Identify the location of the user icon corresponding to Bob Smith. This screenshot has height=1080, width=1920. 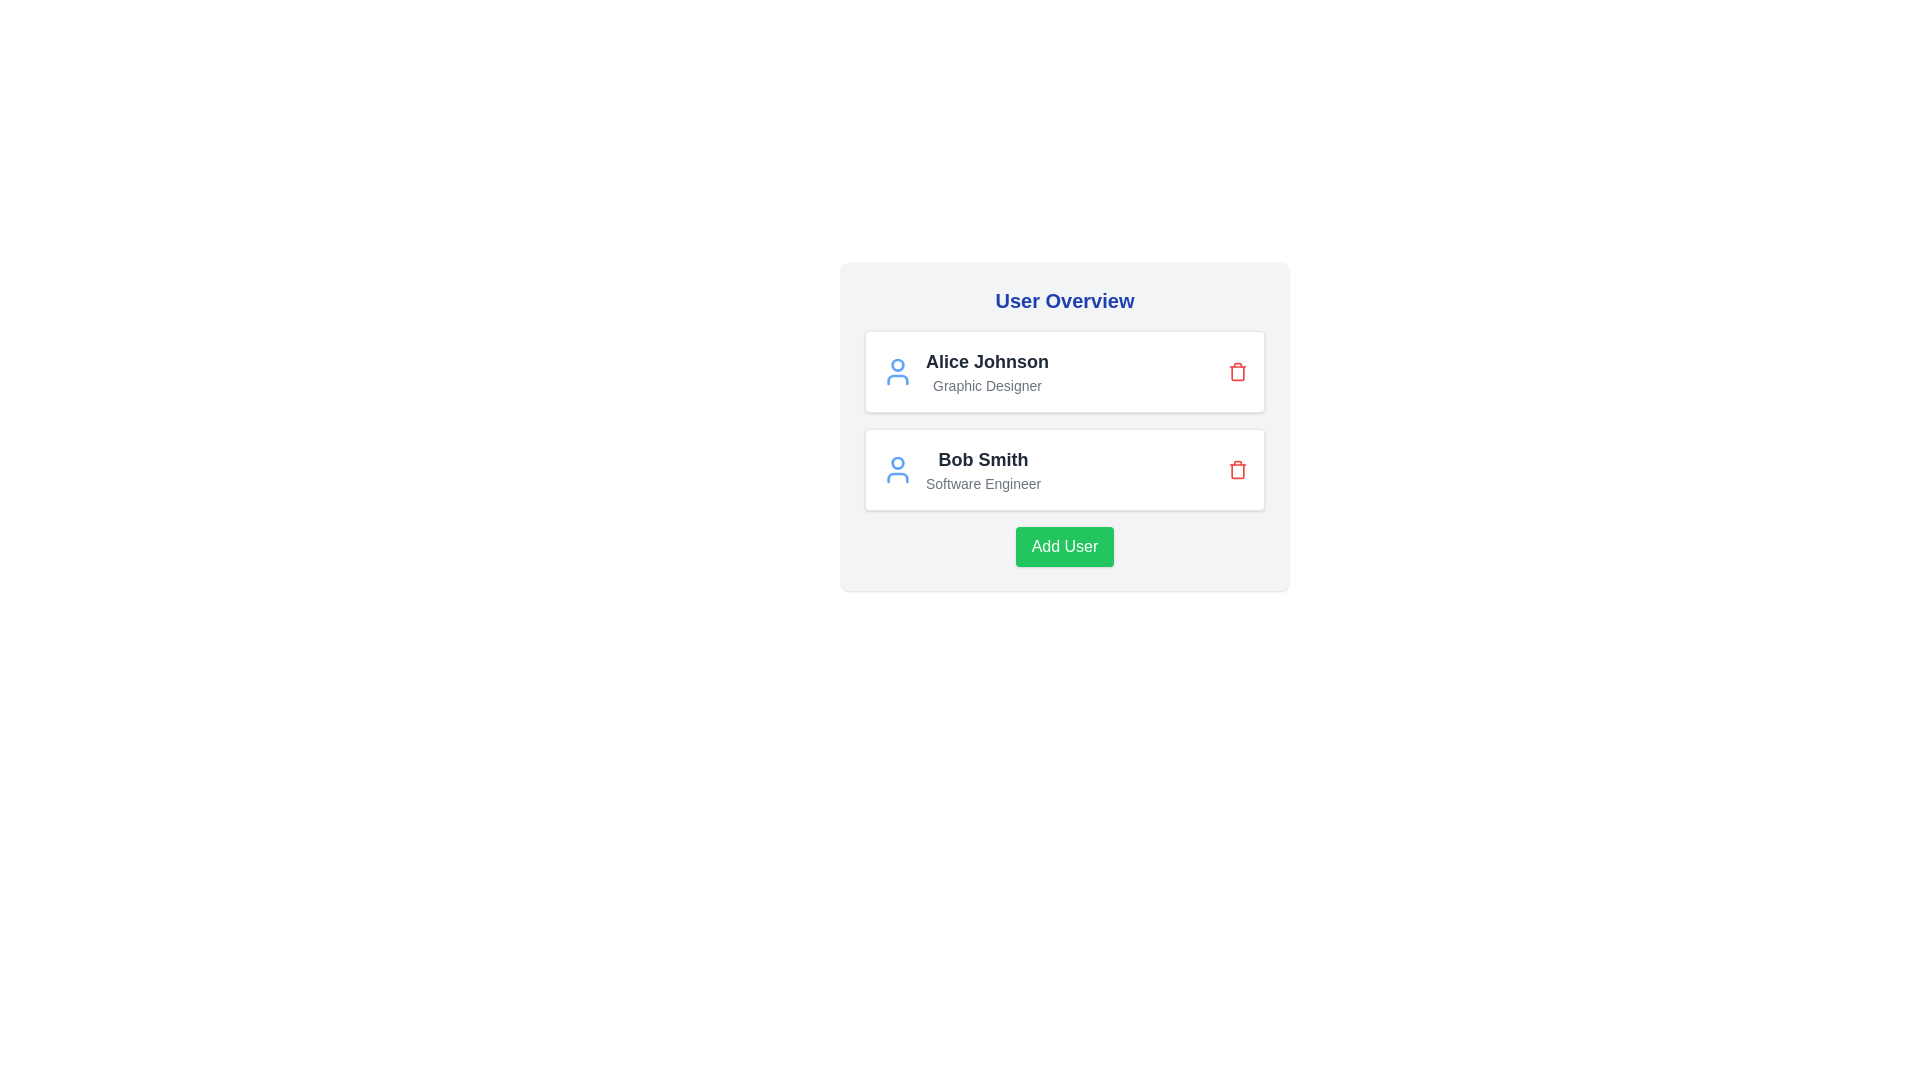
(896, 470).